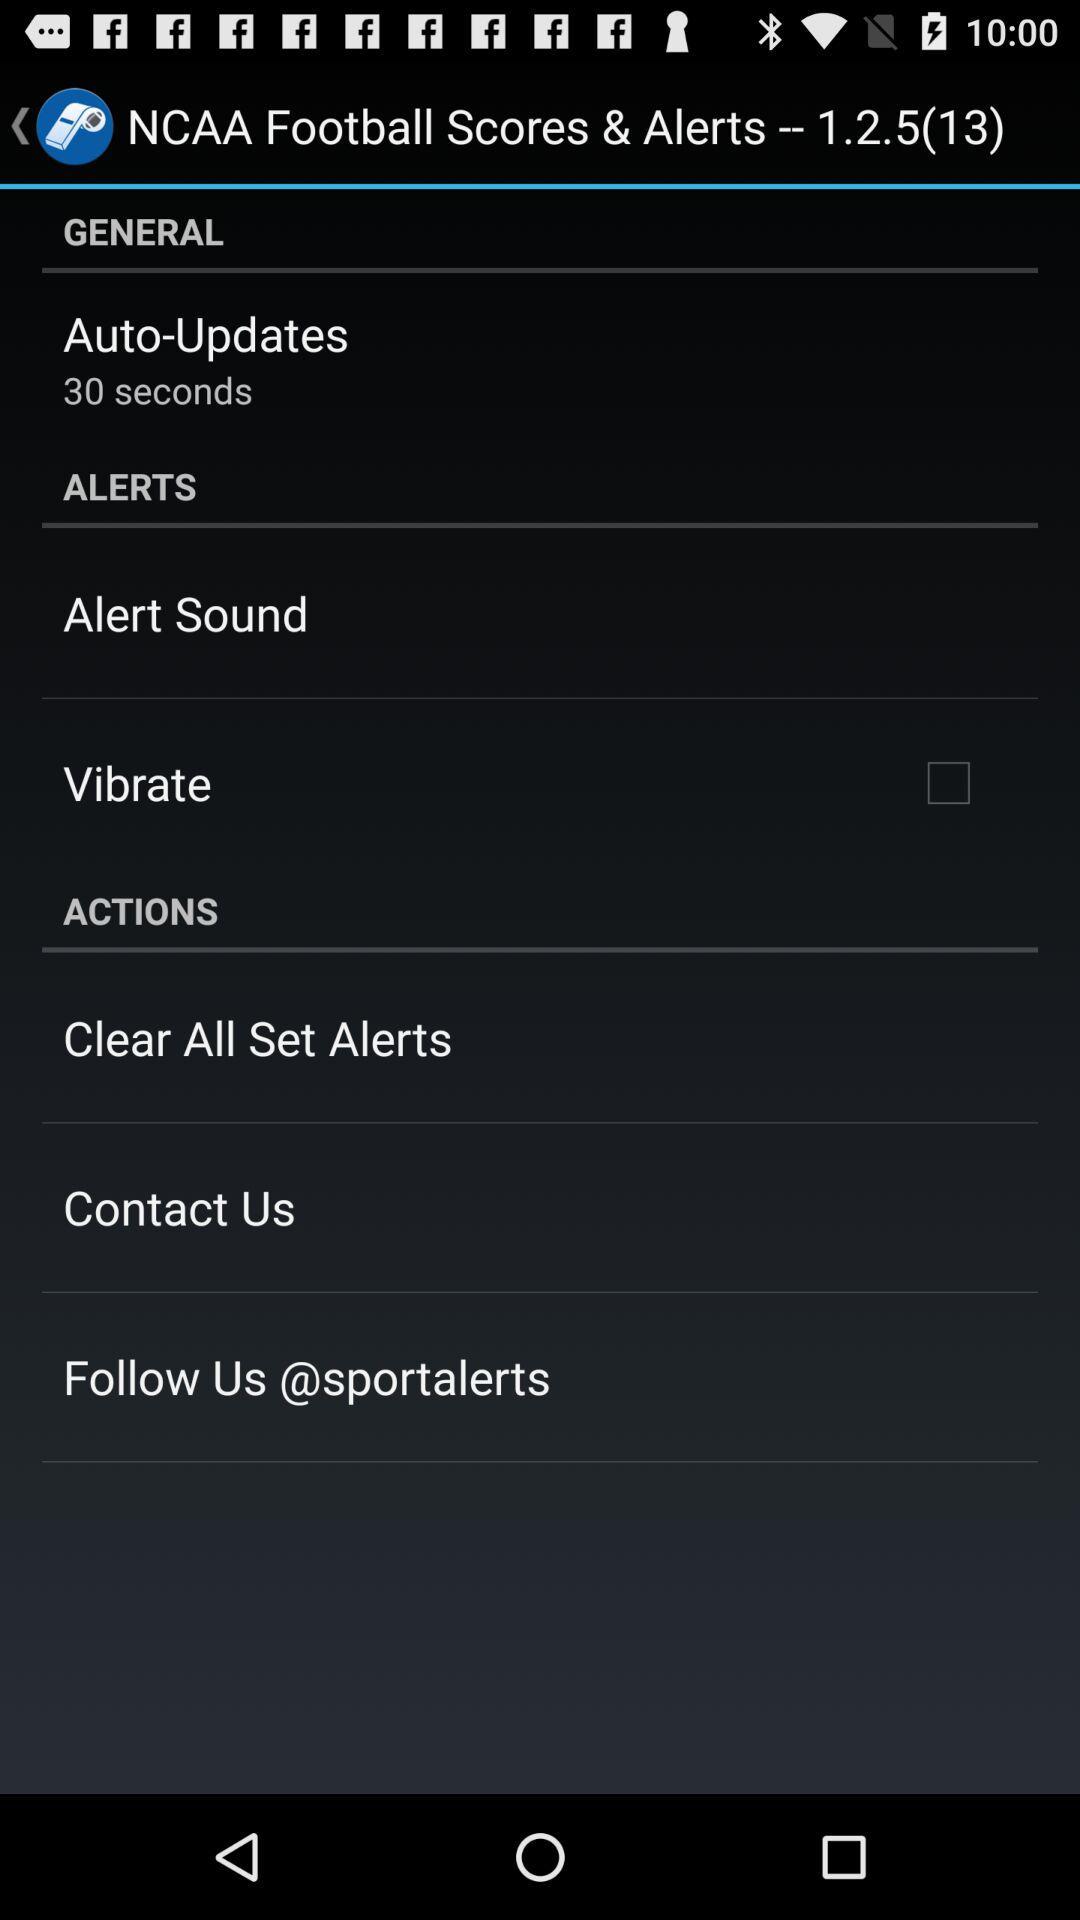 This screenshot has height=1920, width=1080. I want to click on the follow us @sportalerts icon, so click(306, 1375).